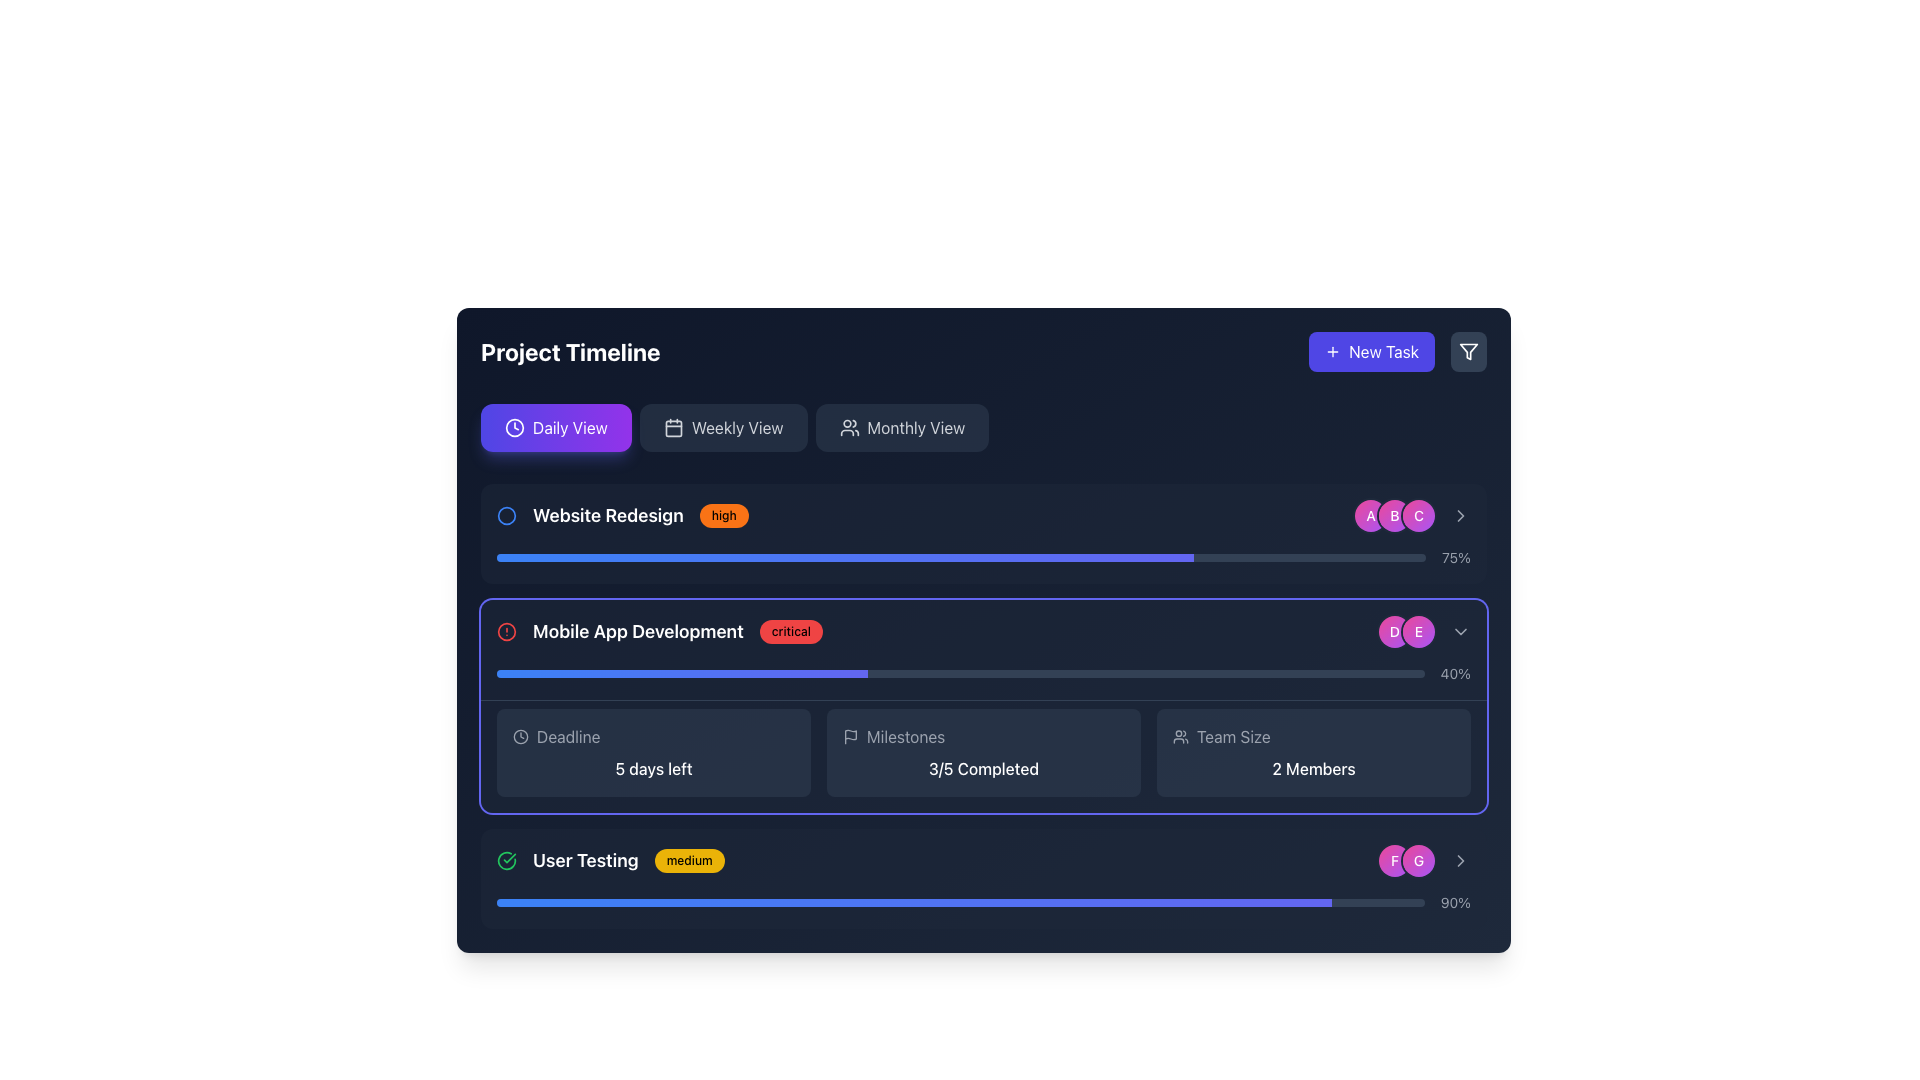 This screenshot has width=1920, height=1080. Describe the element at coordinates (682, 674) in the screenshot. I see `the progress bar segment styled with a gradient from blue to indigo, which is located within the 'Mobile App Development' section and occupies the first 40% of the progress bar's width` at that location.